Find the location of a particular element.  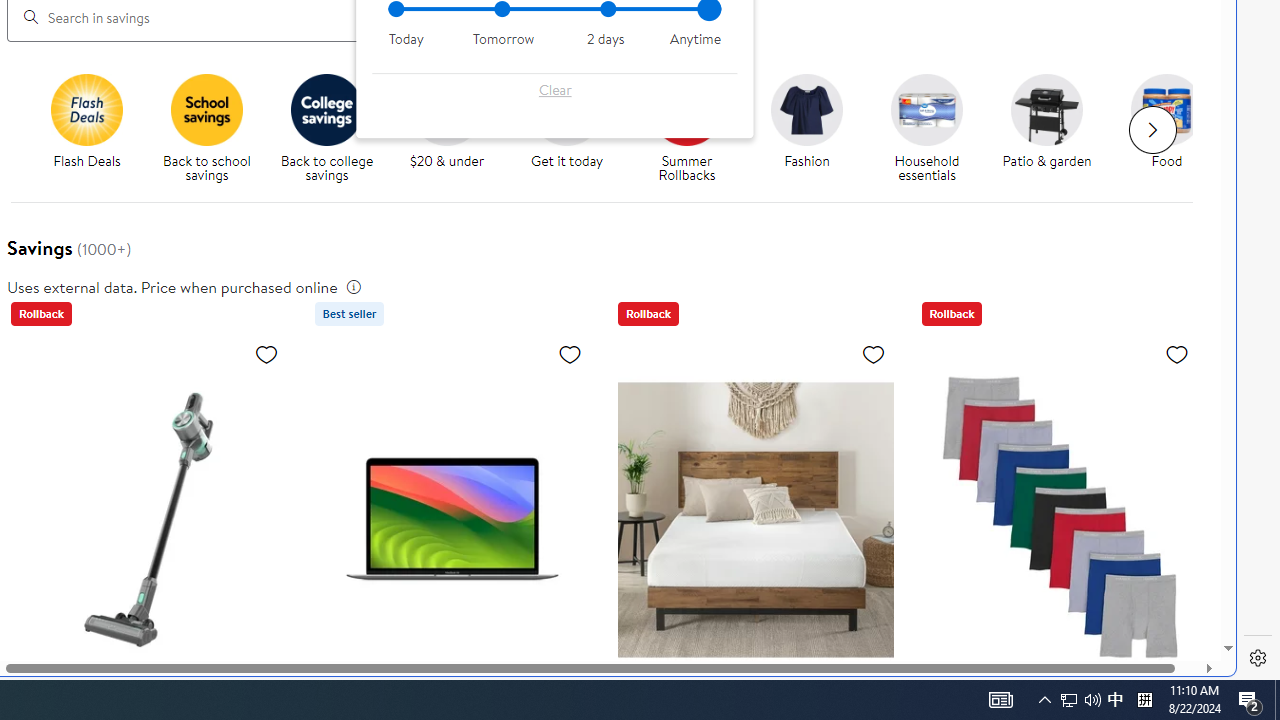

'Summer Rollbacks Summer Rollbacks' is located at coordinates (686, 129).